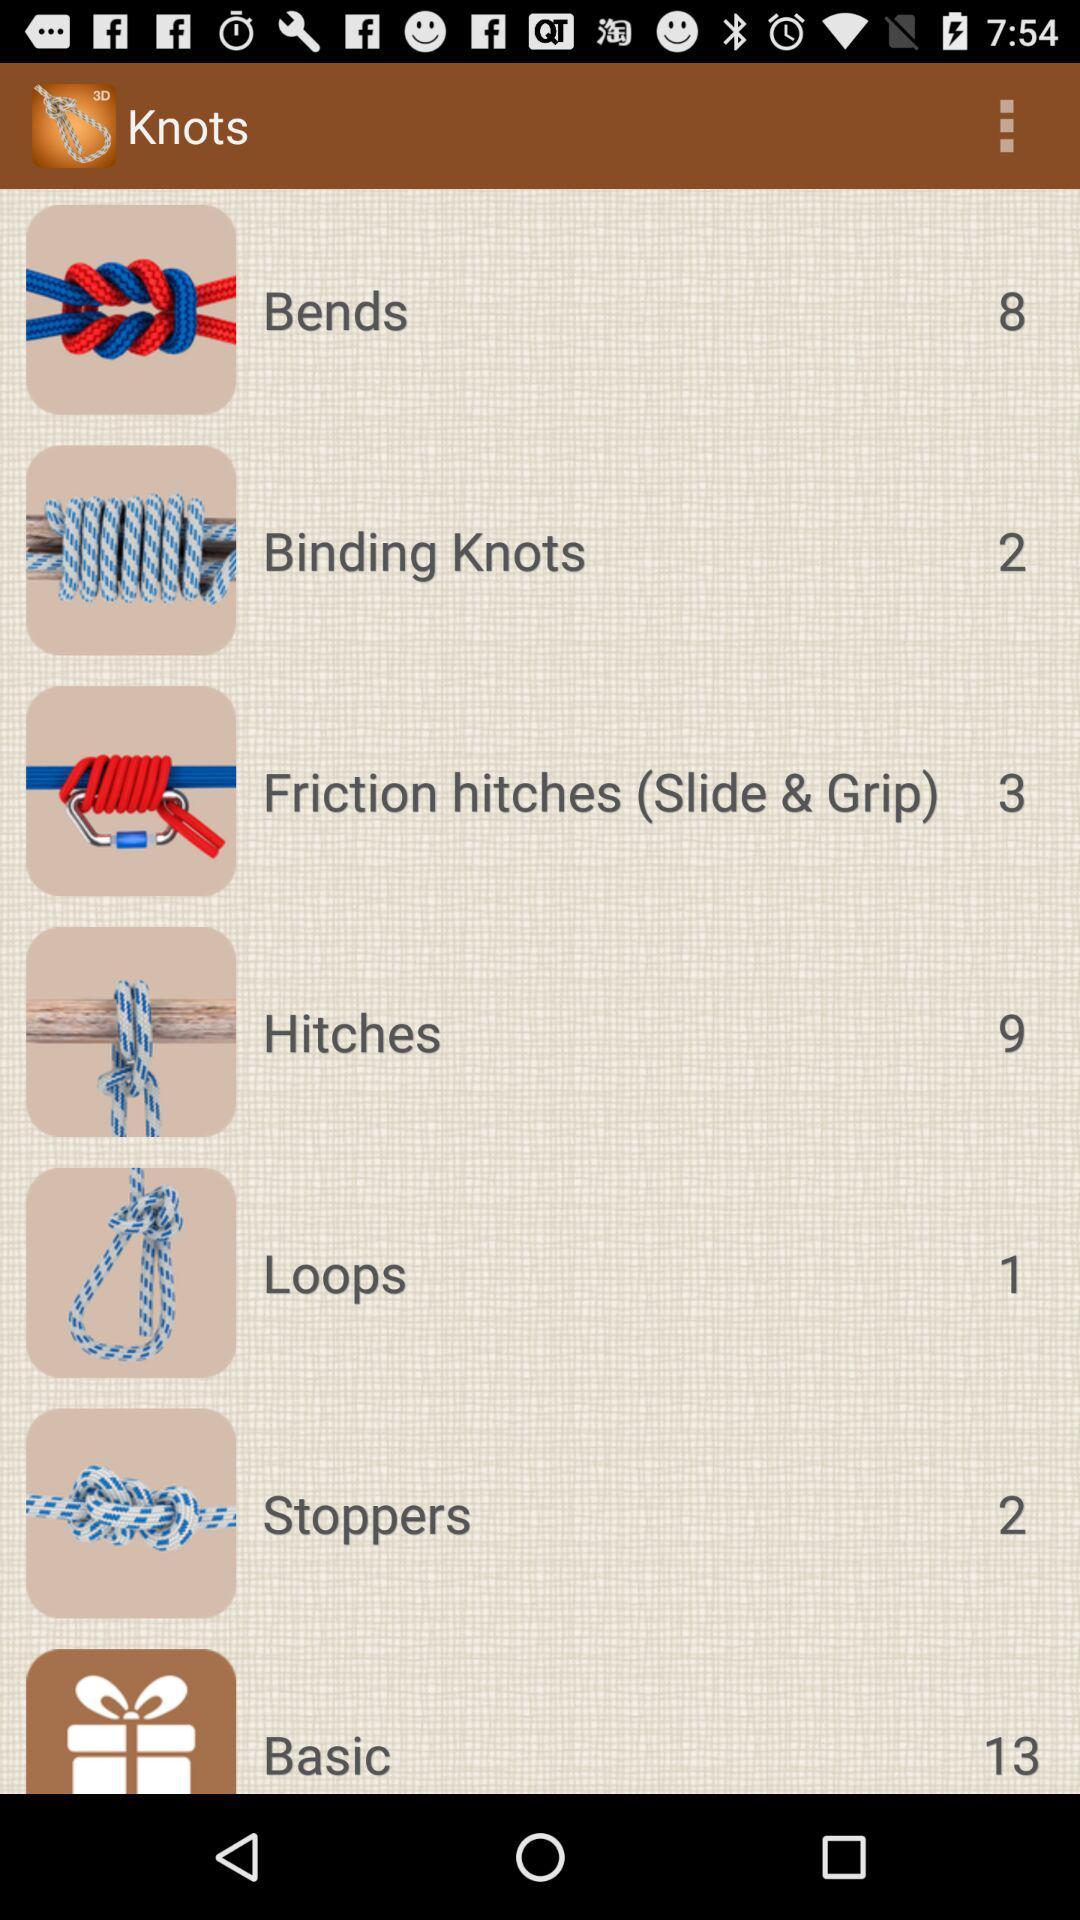  What do you see at coordinates (609, 550) in the screenshot?
I see `app below bends icon` at bounding box center [609, 550].